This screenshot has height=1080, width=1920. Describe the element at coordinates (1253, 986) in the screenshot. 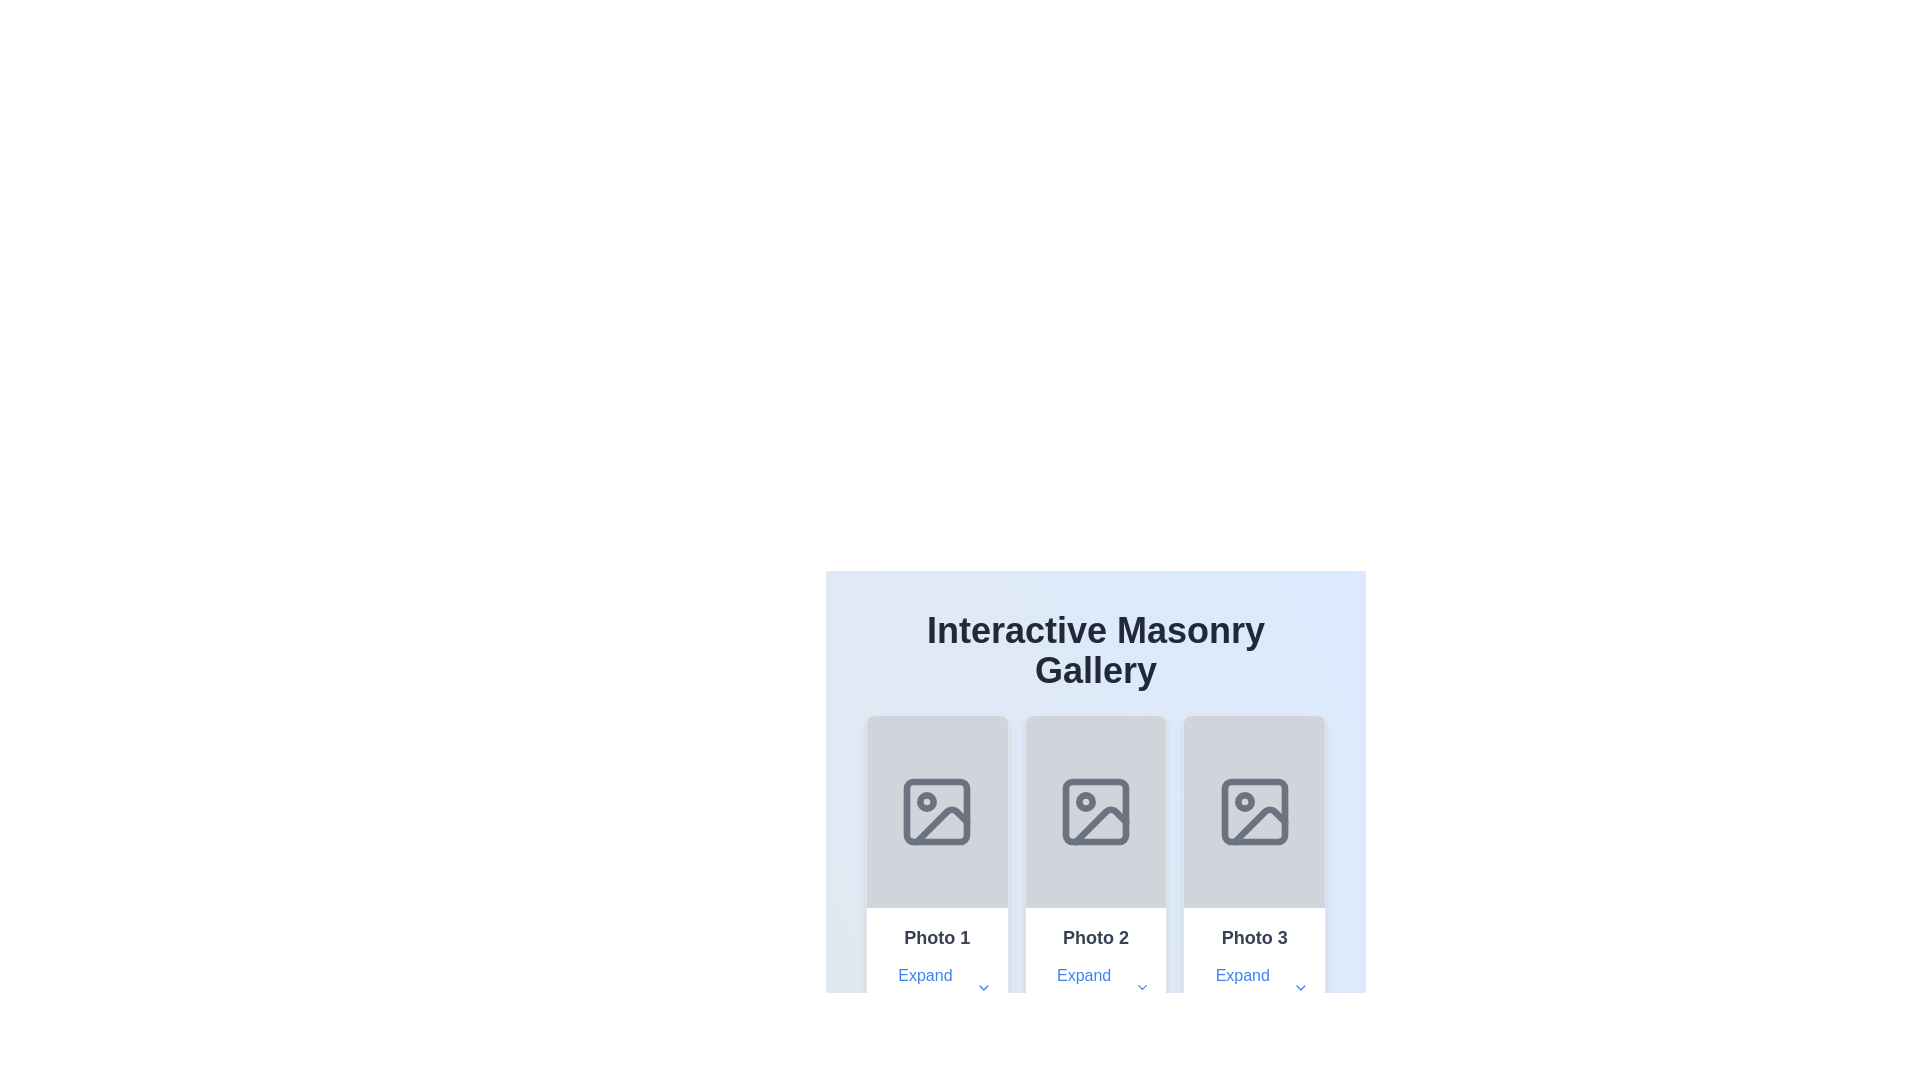

I see `the interactive hyperlink-style button located below the 'Photo 3' title` at that location.